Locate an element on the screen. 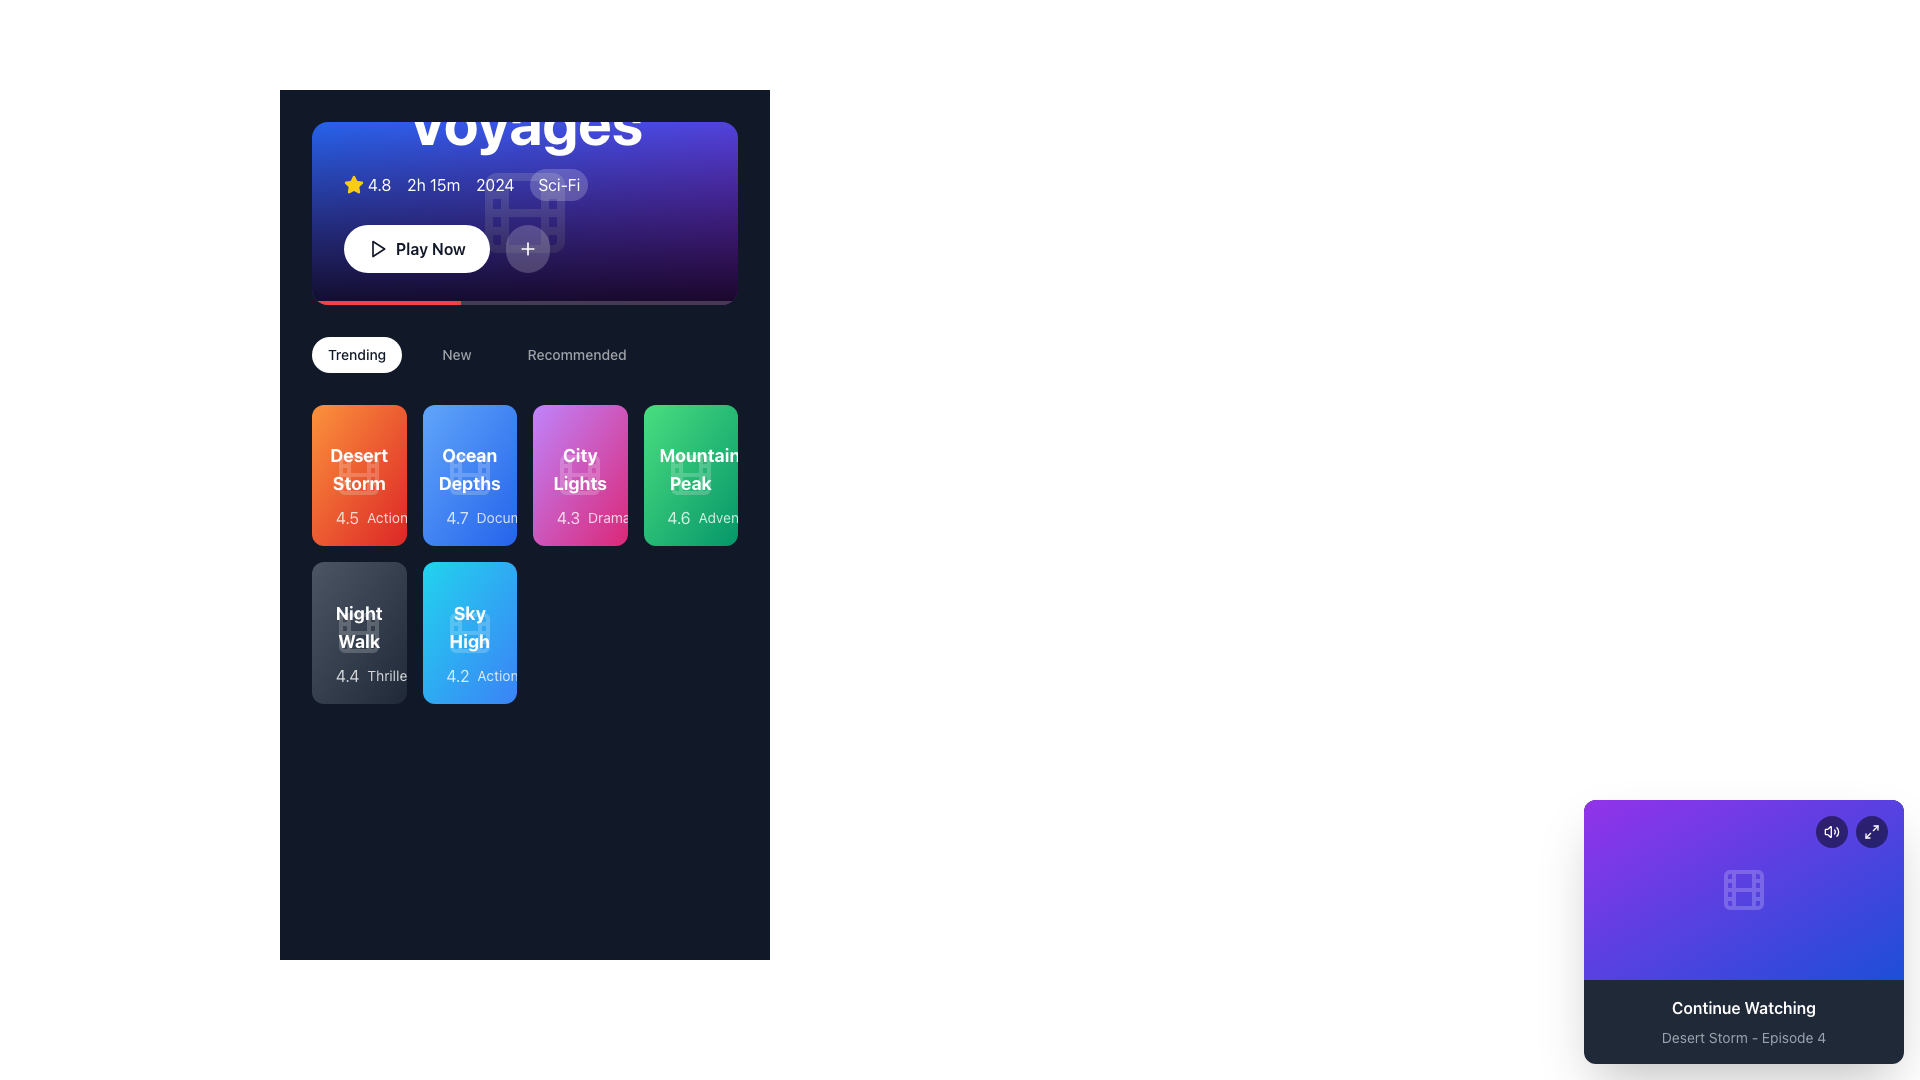 The height and width of the screenshot is (1080, 1920). the text label representing a film or media item located at the top section of the first card under the 'Trending' category tab is located at coordinates (359, 470).